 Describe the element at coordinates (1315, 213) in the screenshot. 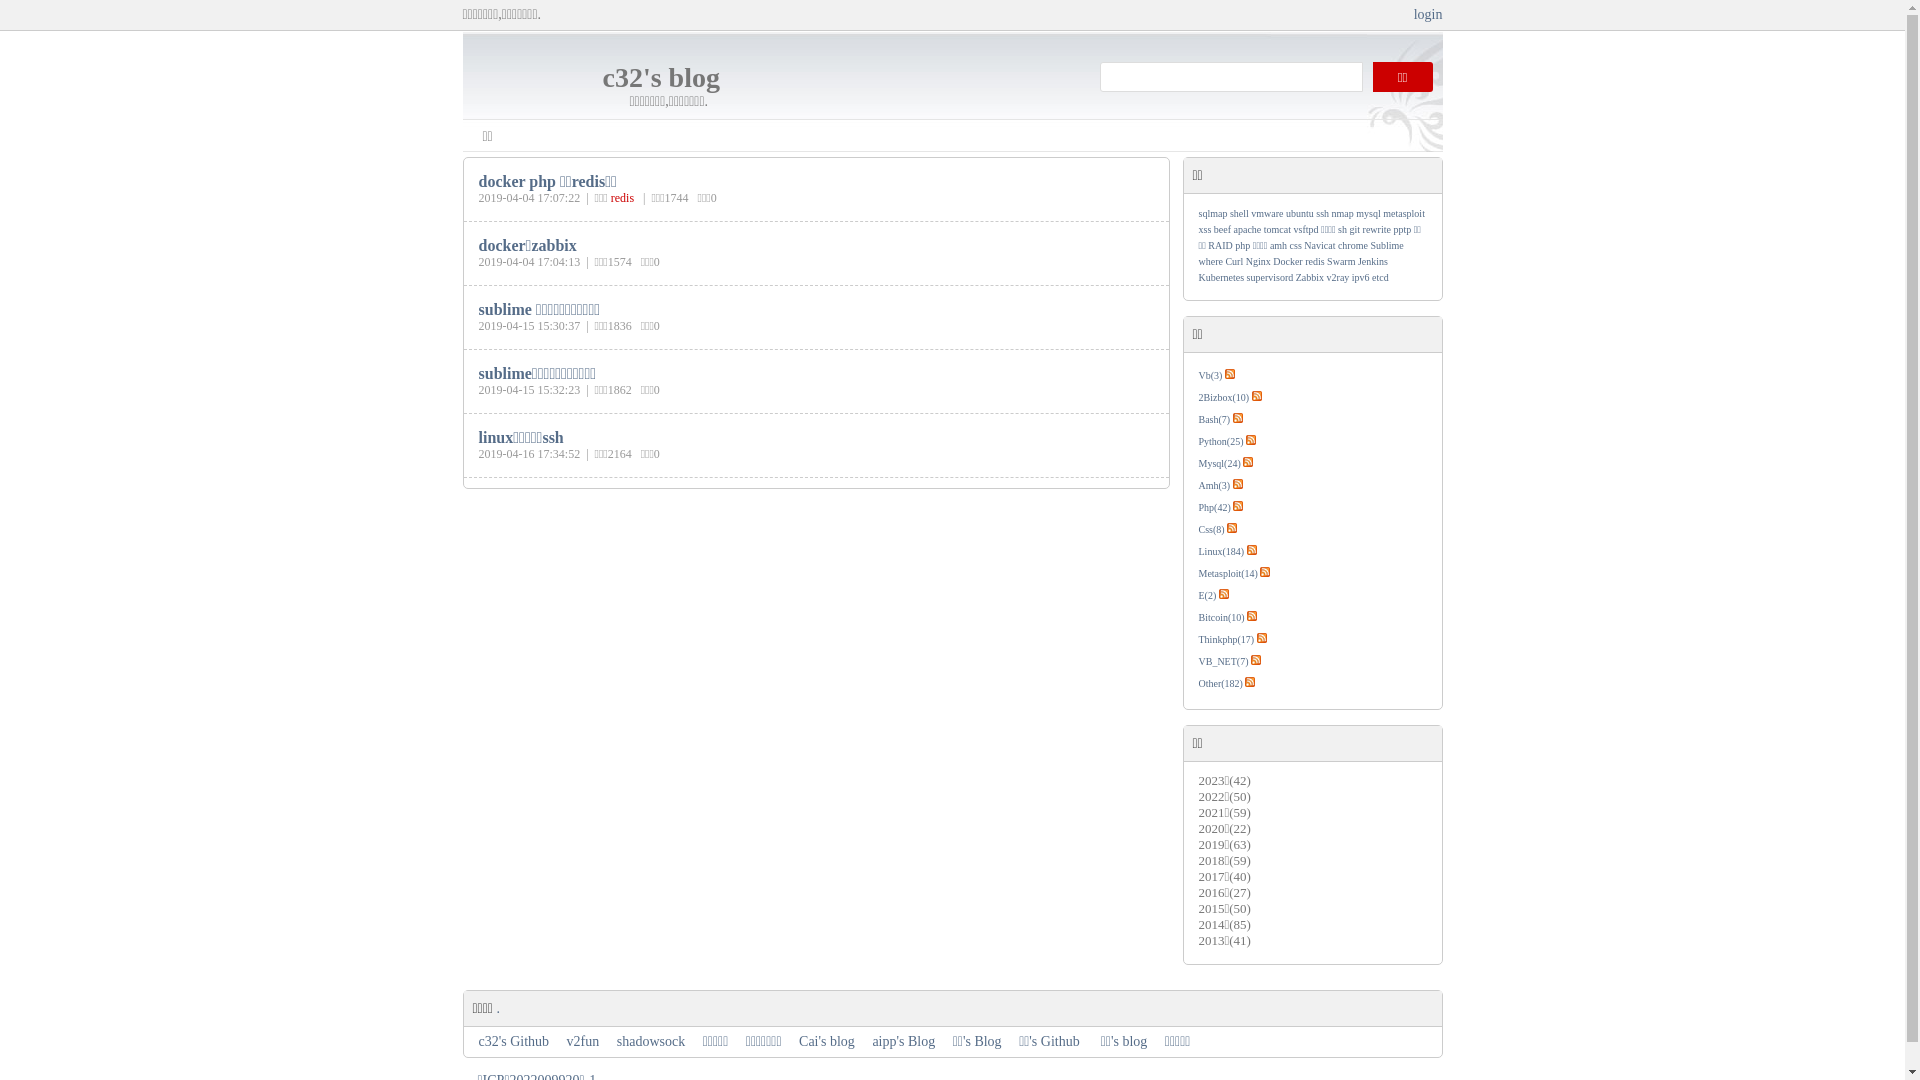

I see `'ssh'` at that location.